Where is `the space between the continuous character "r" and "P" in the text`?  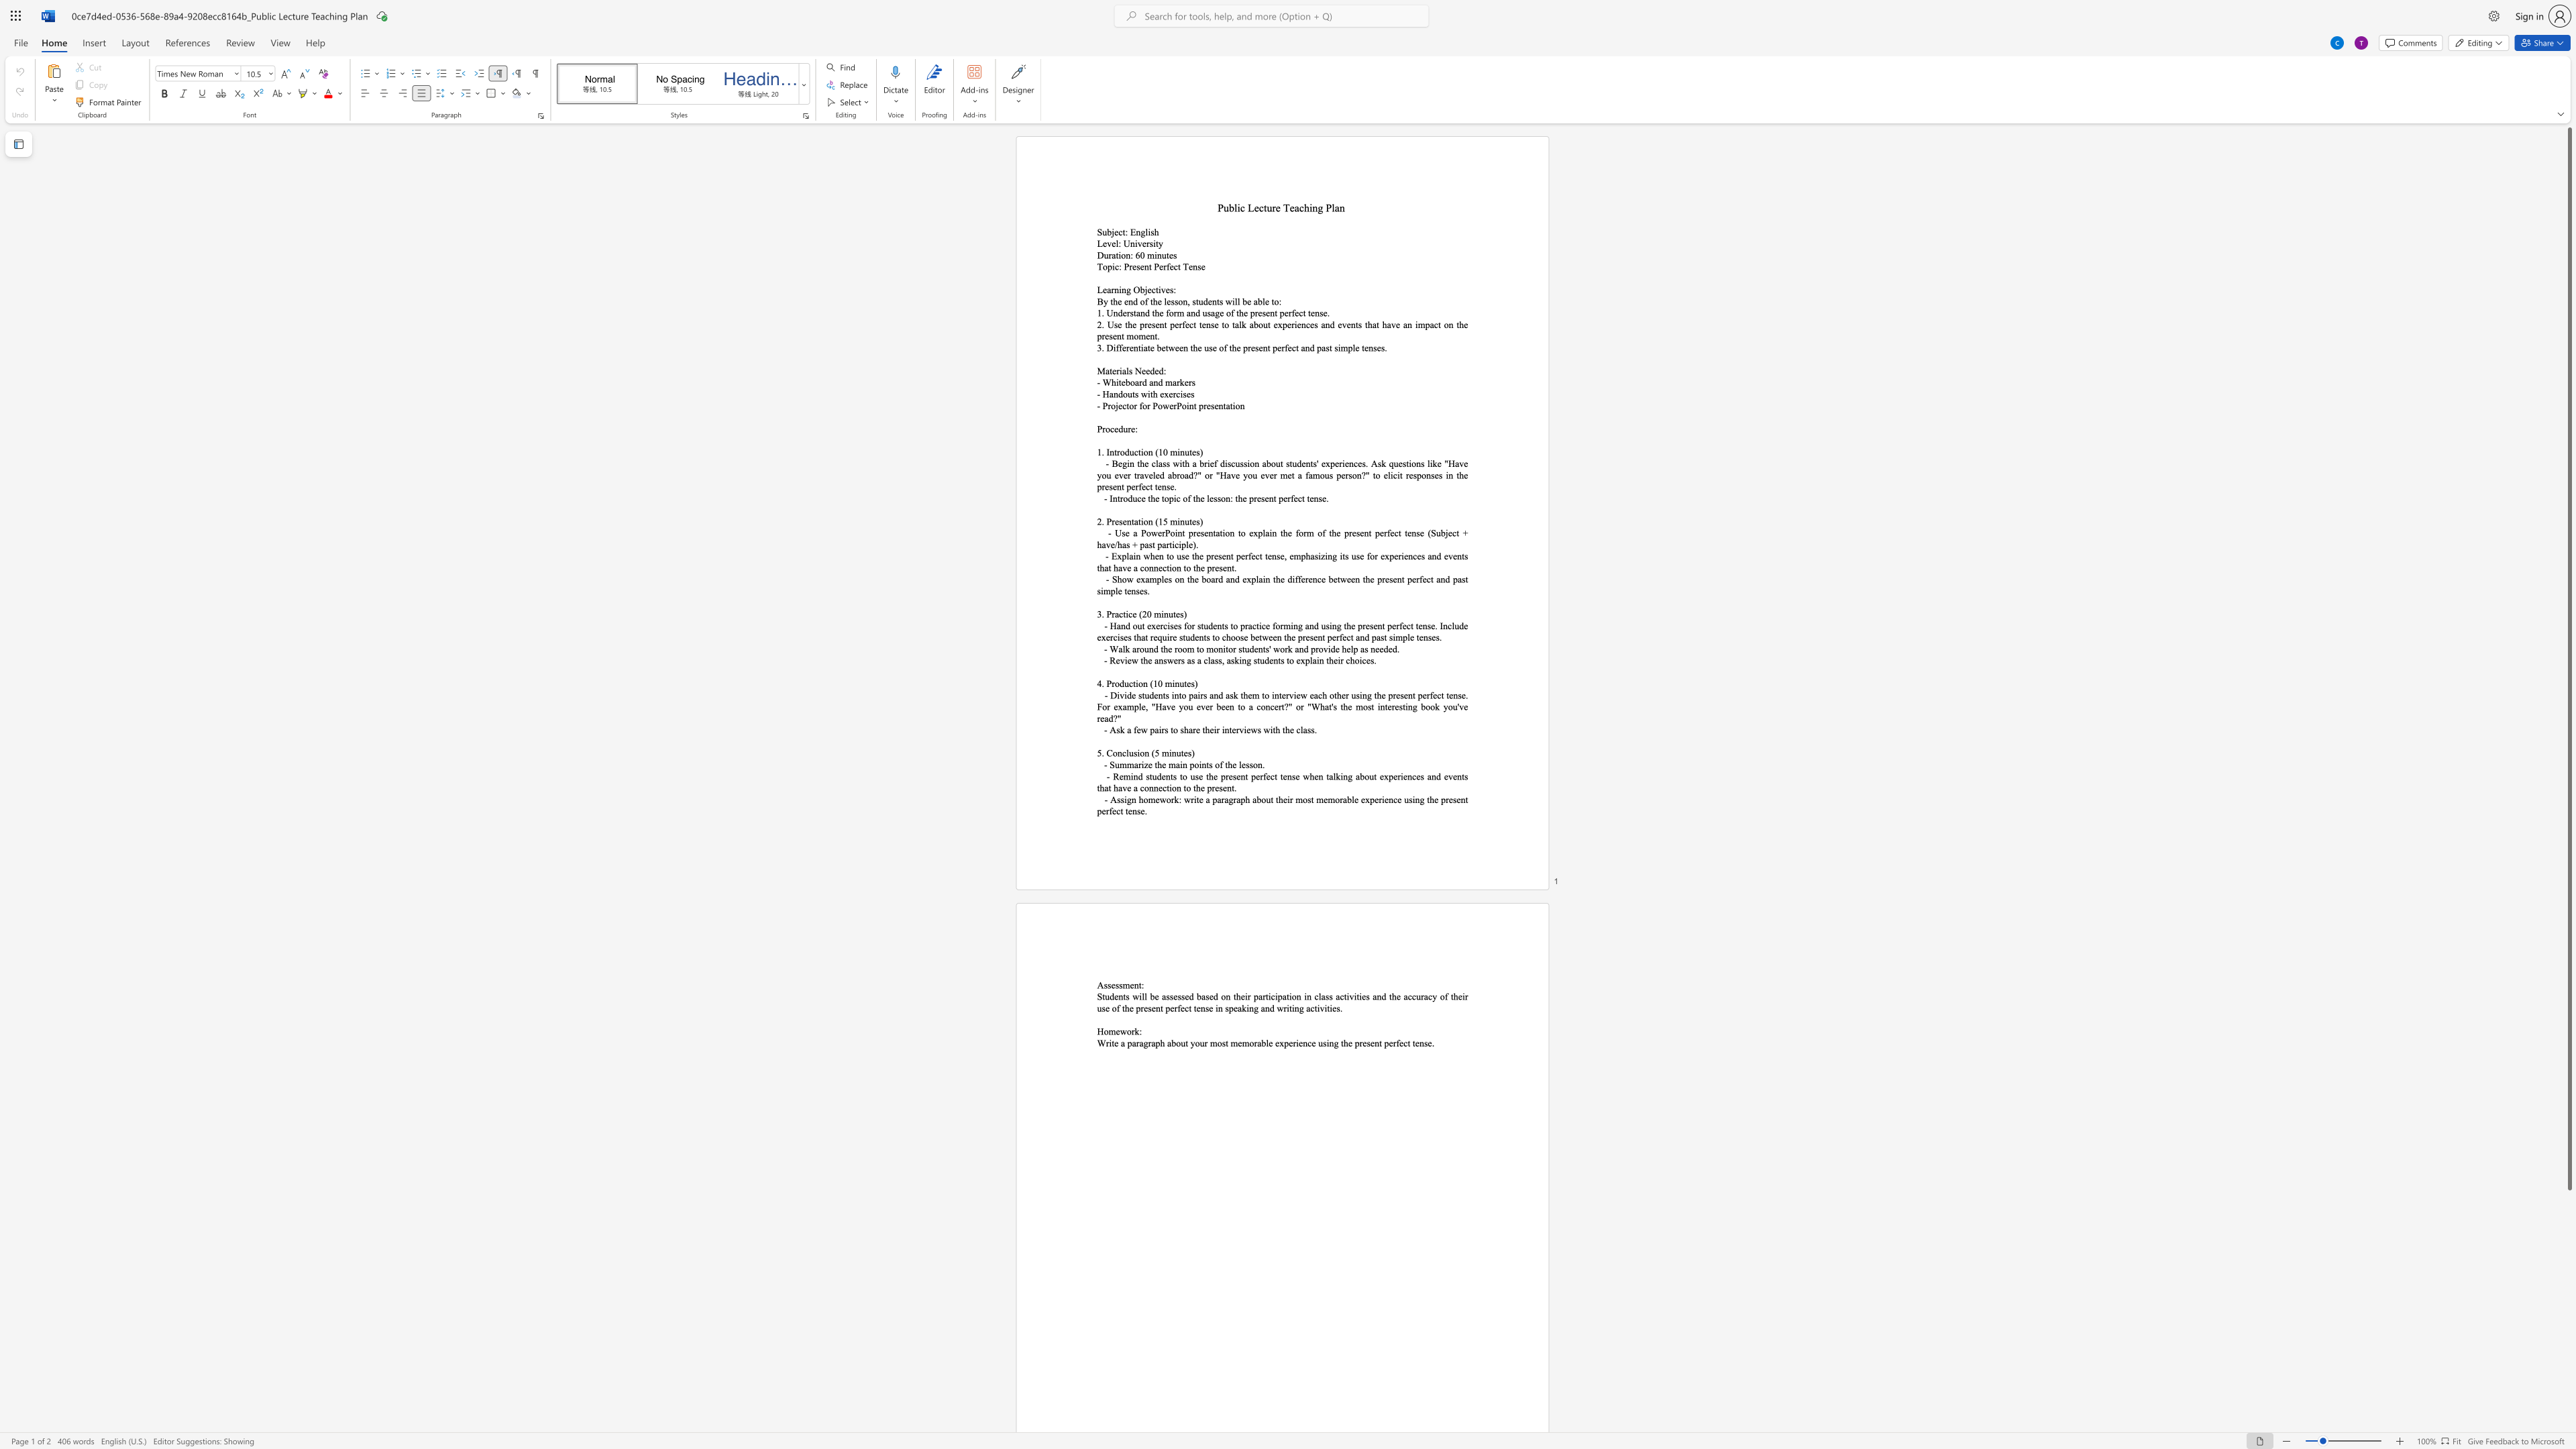 the space between the continuous character "r" and "P" in the text is located at coordinates (1176, 406).